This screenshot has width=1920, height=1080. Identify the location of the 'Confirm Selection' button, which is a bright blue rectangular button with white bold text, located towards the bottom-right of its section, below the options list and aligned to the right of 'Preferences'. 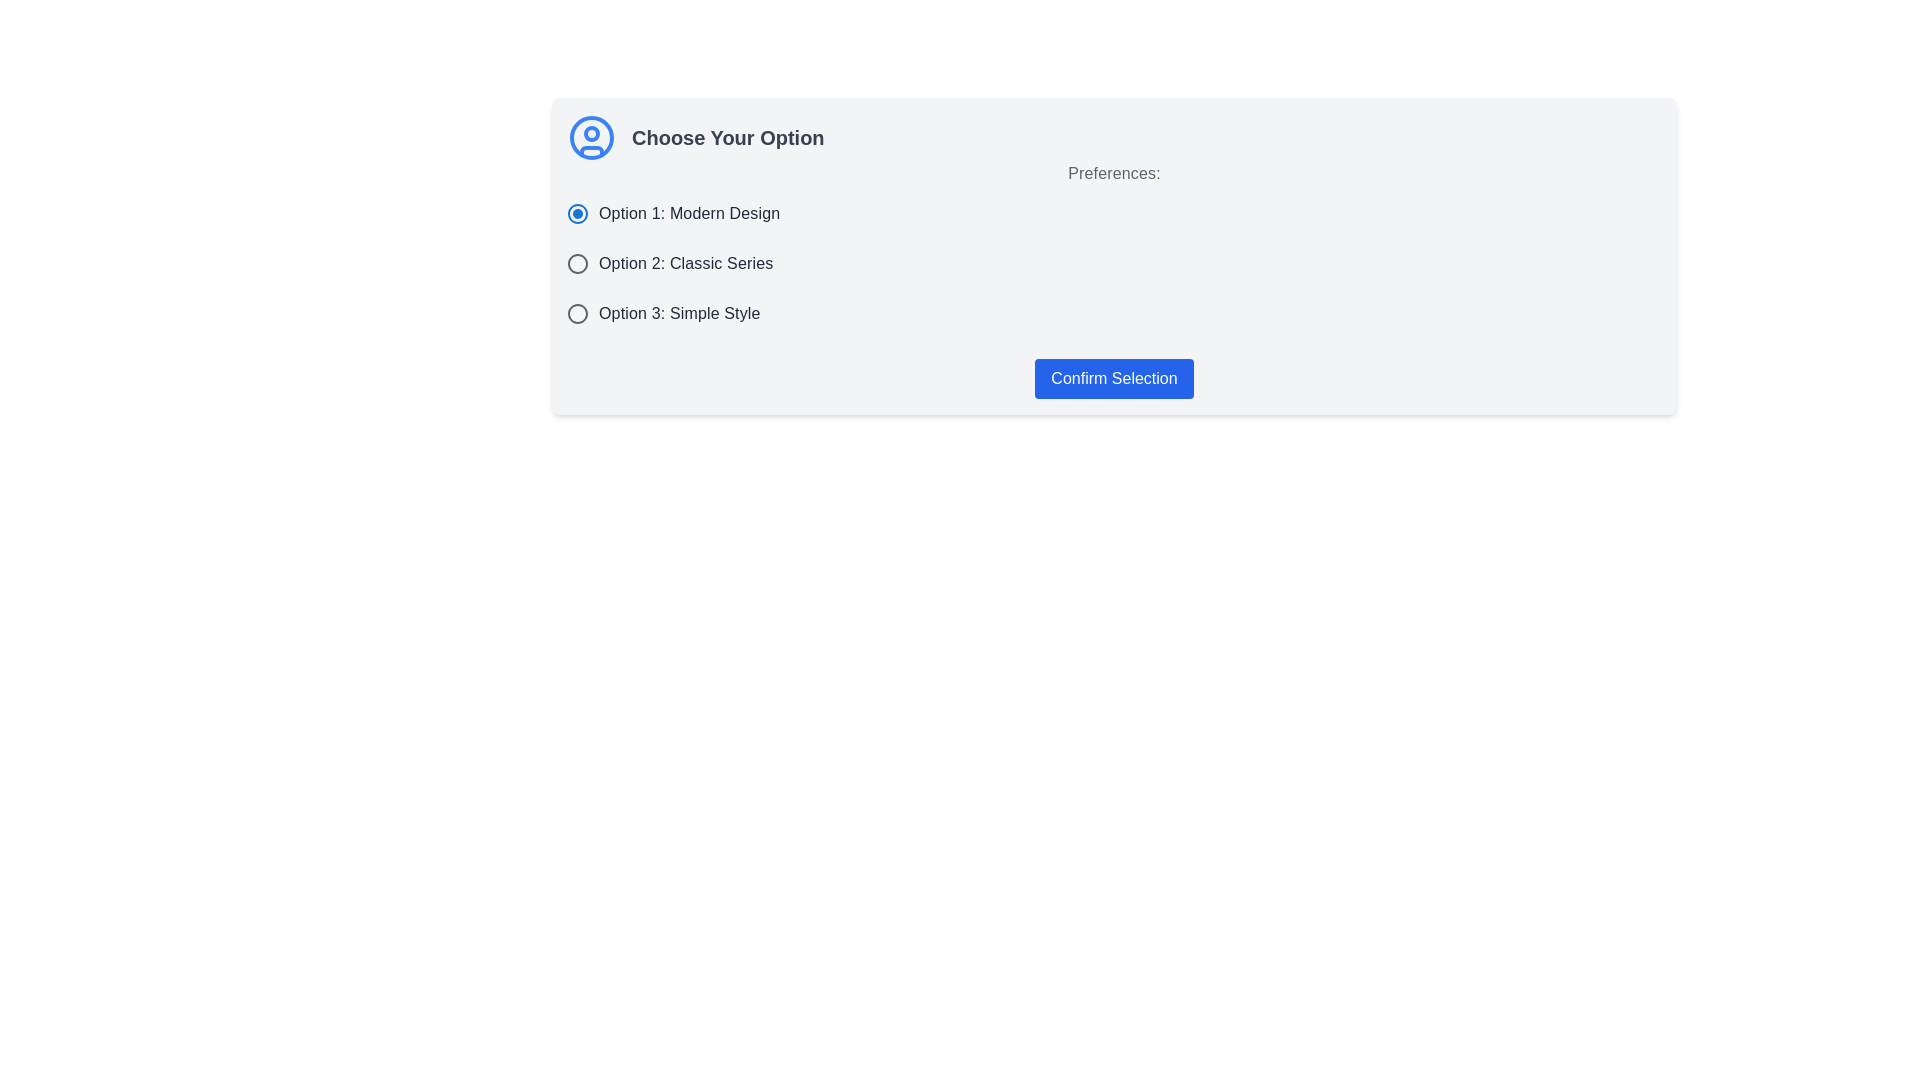
(1113, 378).